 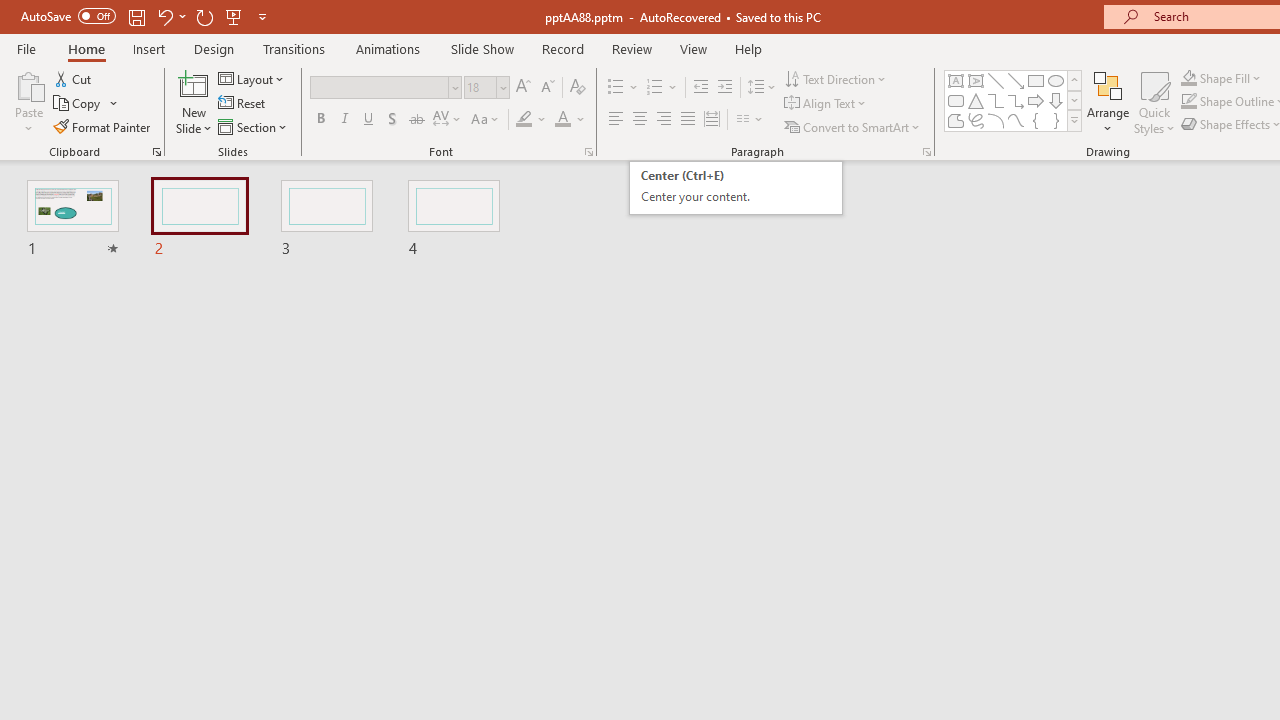 I want to click on 'Cut', so click(x=74, y=78).